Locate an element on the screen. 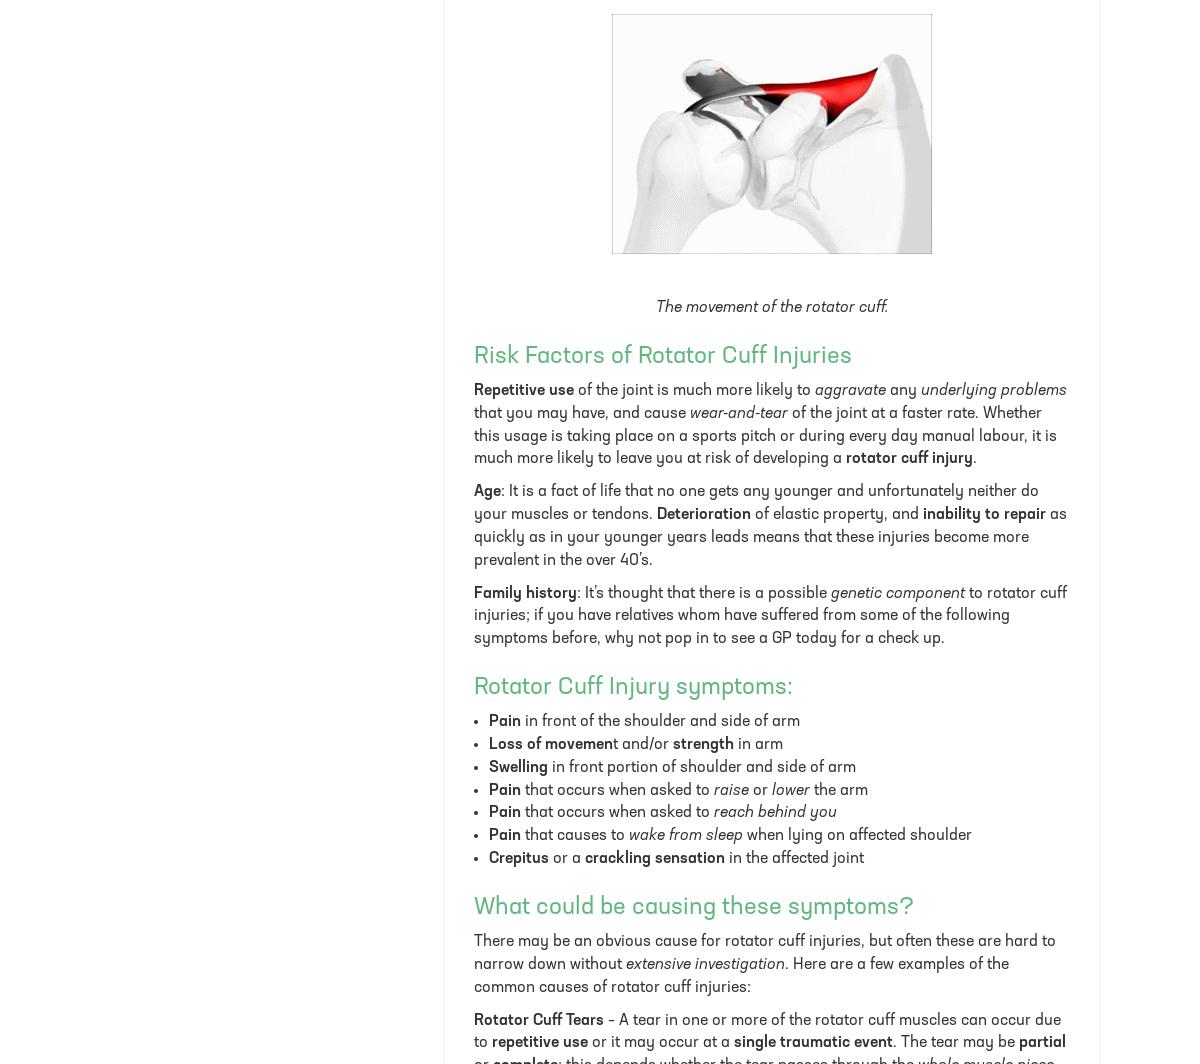 The image size is (1200, 1064). 'sensation' is located at coordinates (690, 858).